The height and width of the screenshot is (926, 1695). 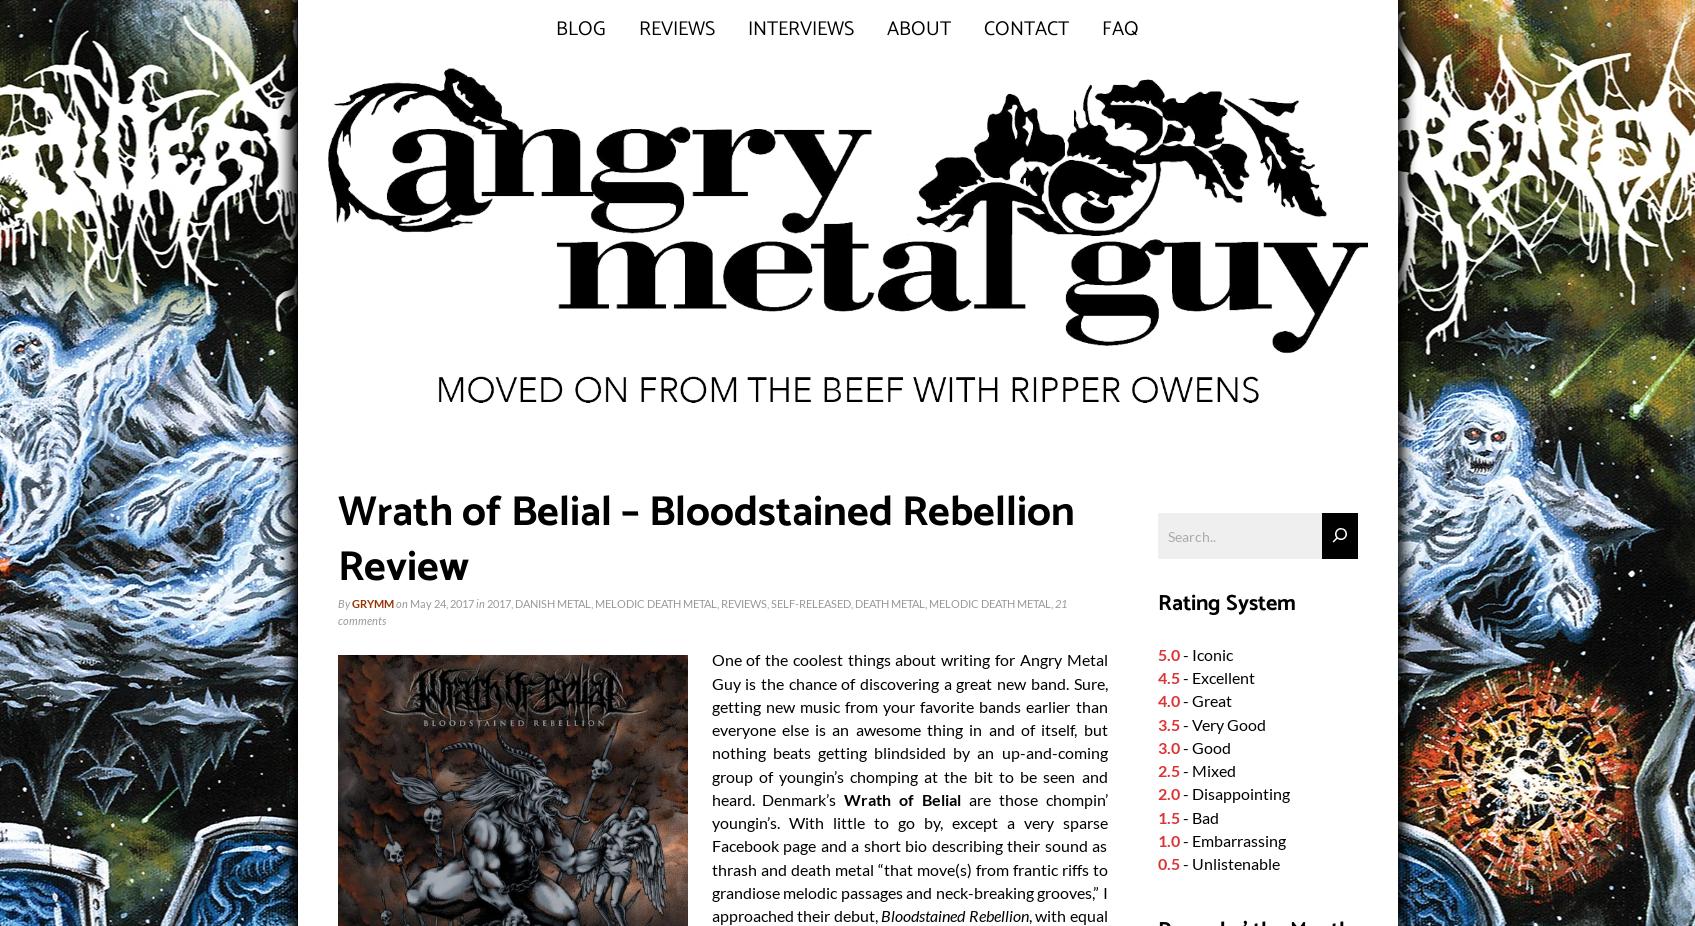 What do you see at coordinates (1179, 770) in the screenshot?
I see `'- Mixed'` at bounding box center [1179, 770].